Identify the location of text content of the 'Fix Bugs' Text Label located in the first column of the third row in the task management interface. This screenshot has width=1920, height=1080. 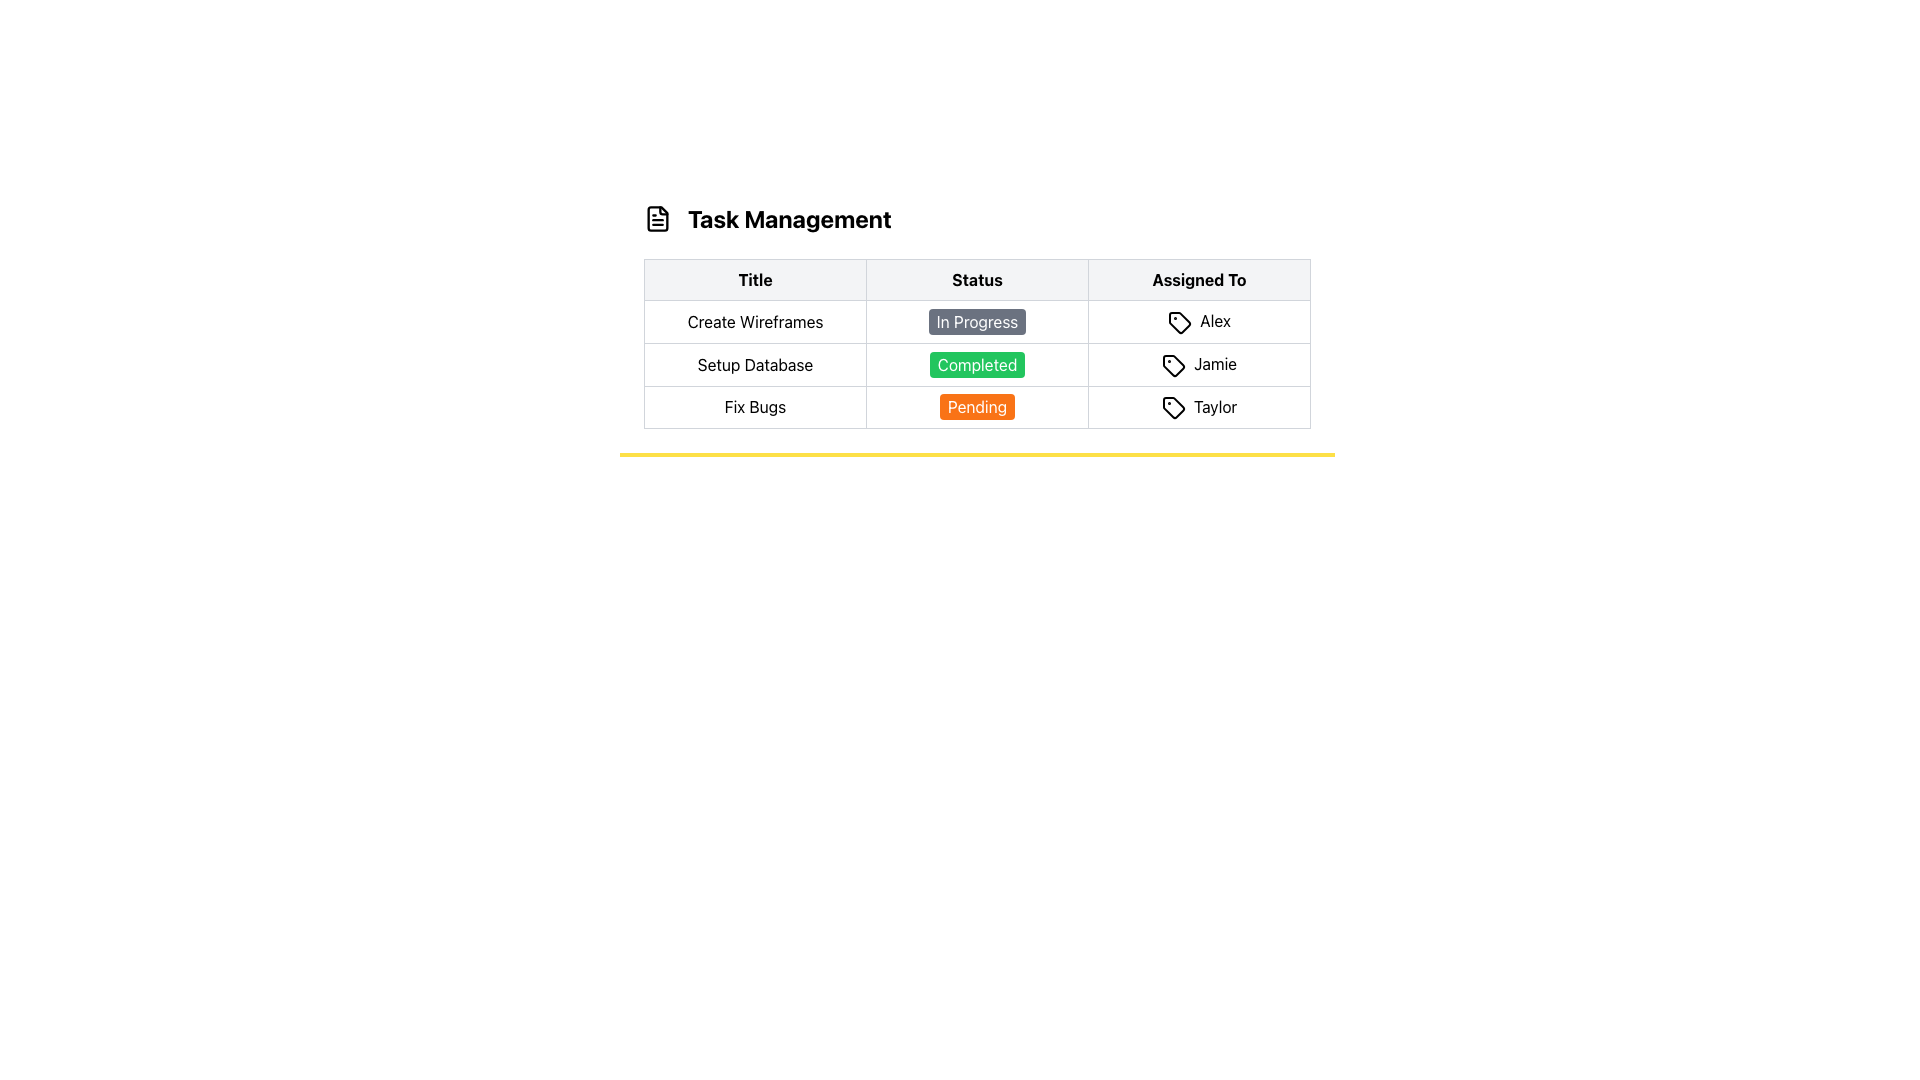
(754, 406).